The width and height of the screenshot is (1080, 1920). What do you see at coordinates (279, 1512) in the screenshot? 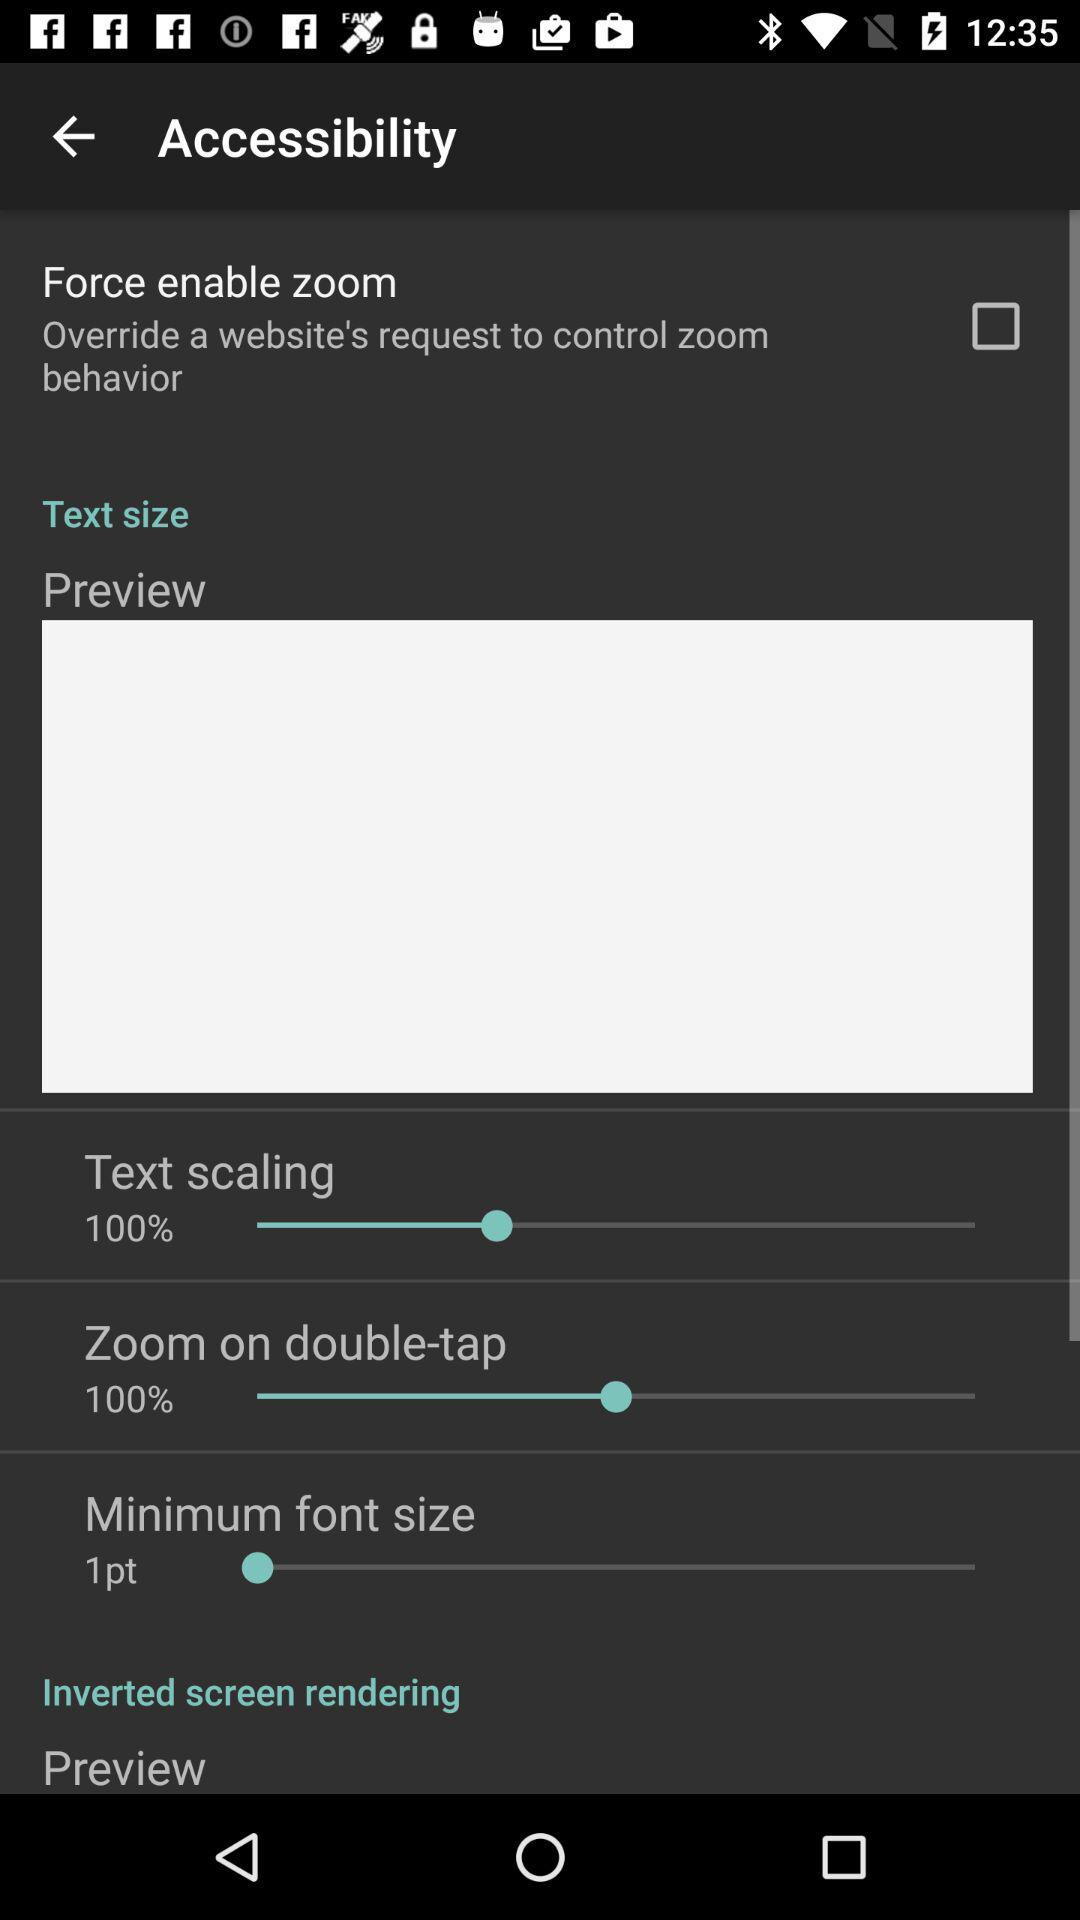
I see `minimum font size` at bounding box center [279, 1512].